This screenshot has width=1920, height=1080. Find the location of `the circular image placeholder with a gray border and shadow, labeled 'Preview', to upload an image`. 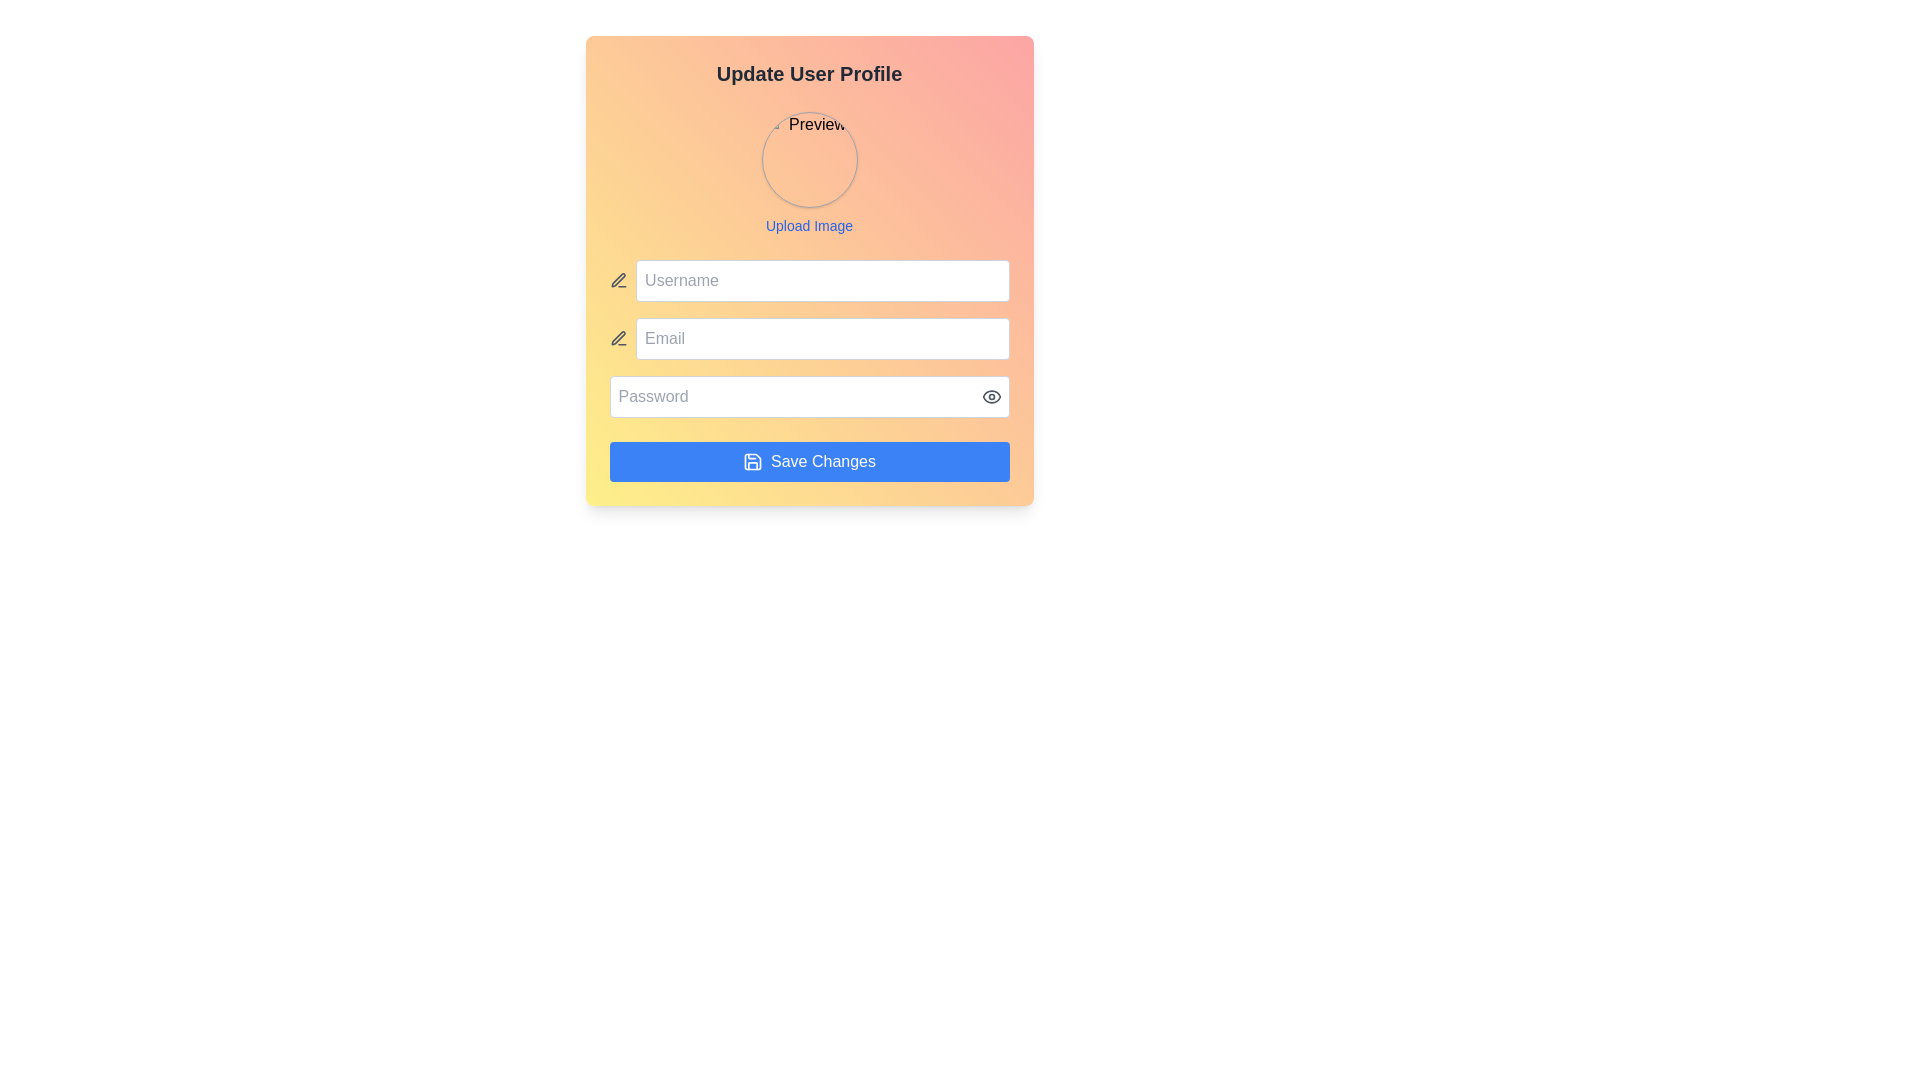

the circular image placeholder with a gray border and shadow, labeled 'Preview', to upload an image is located at coordinates (809, 158).